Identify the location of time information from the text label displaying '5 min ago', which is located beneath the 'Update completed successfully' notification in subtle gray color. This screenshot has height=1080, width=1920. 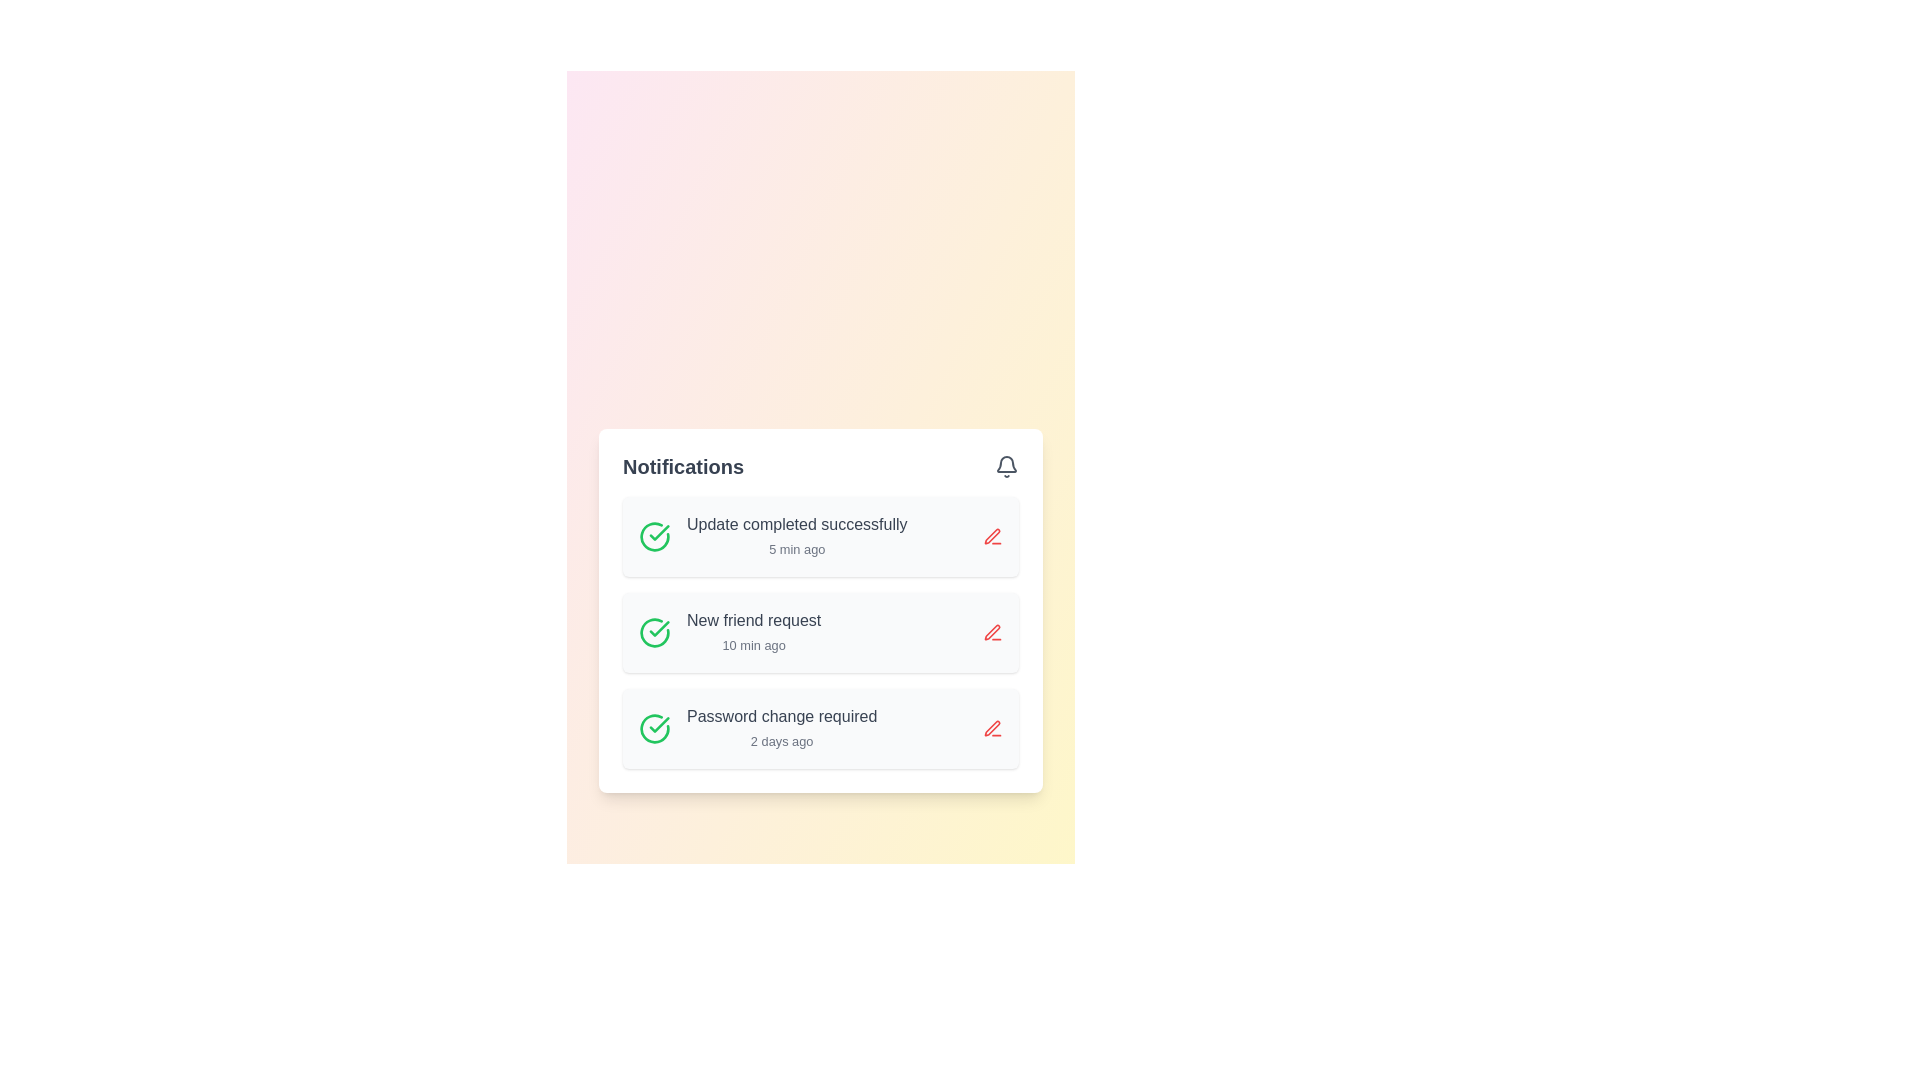
(796, 549).